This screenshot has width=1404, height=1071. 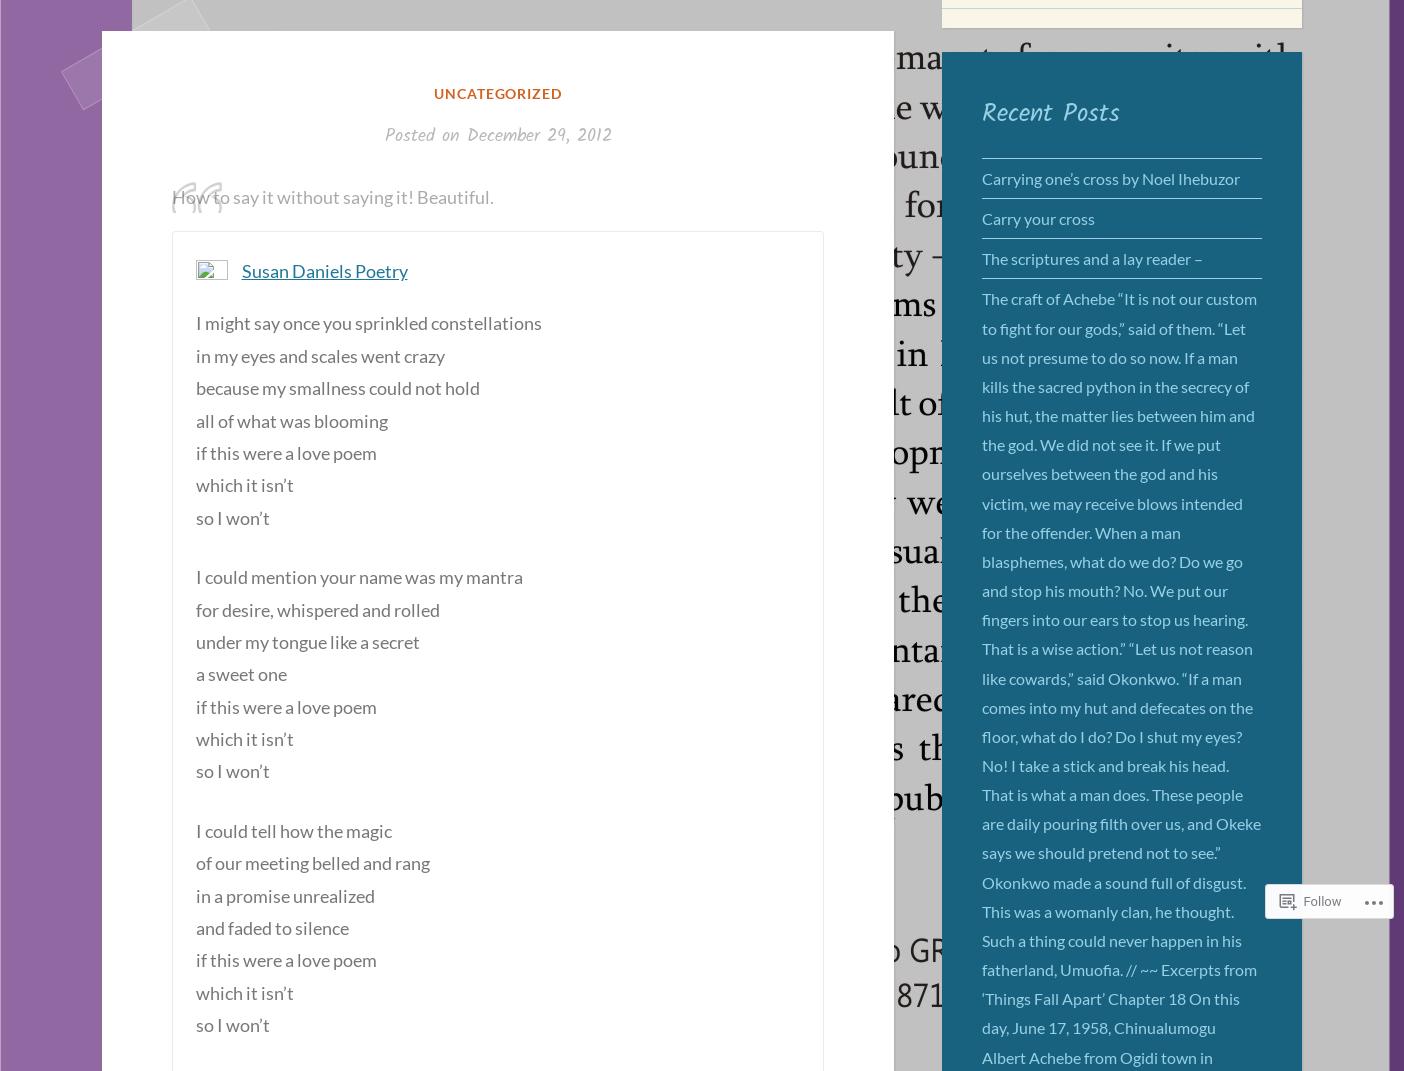 What do you see at coordinates (1038, 217) in the screenshot?
I see `'Carry your cross'` at bounding box center [1038, 217].